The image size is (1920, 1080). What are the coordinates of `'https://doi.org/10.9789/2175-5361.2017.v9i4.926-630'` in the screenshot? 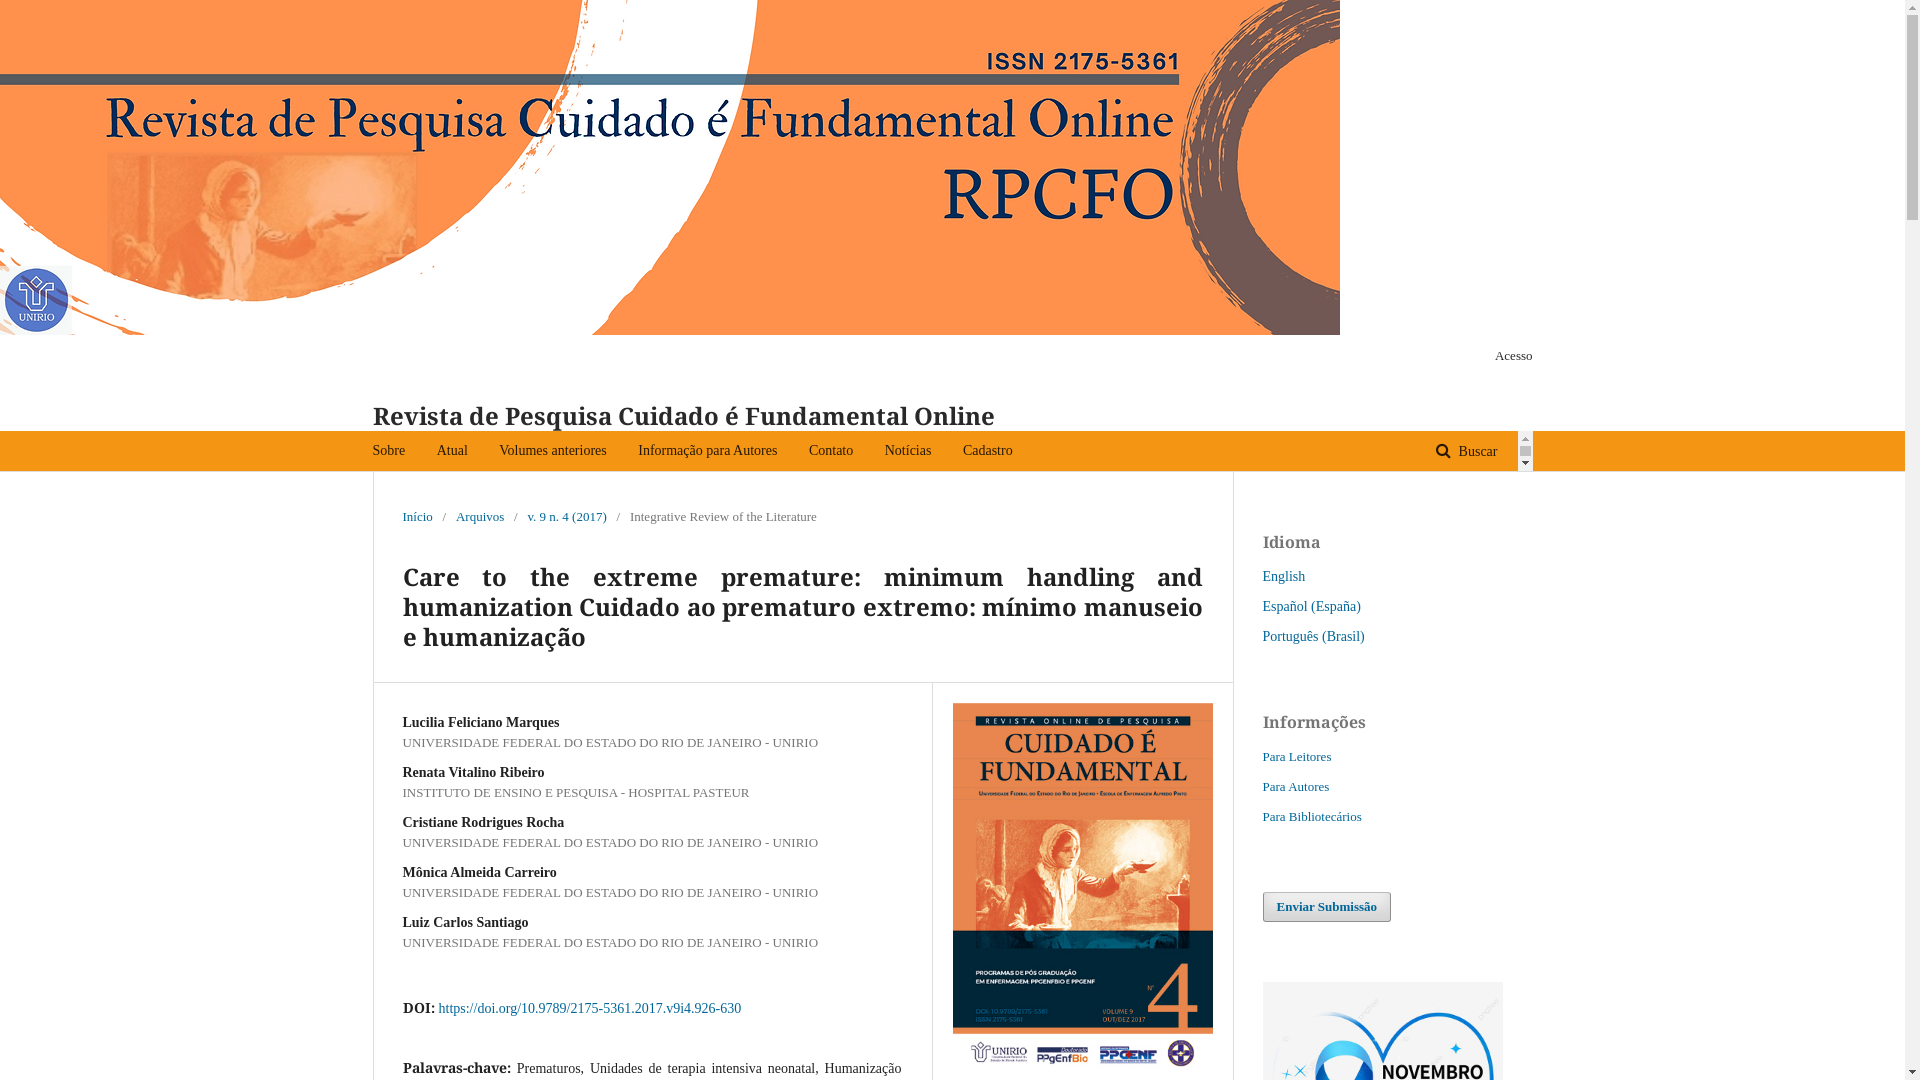 It's located at (588, 1008).